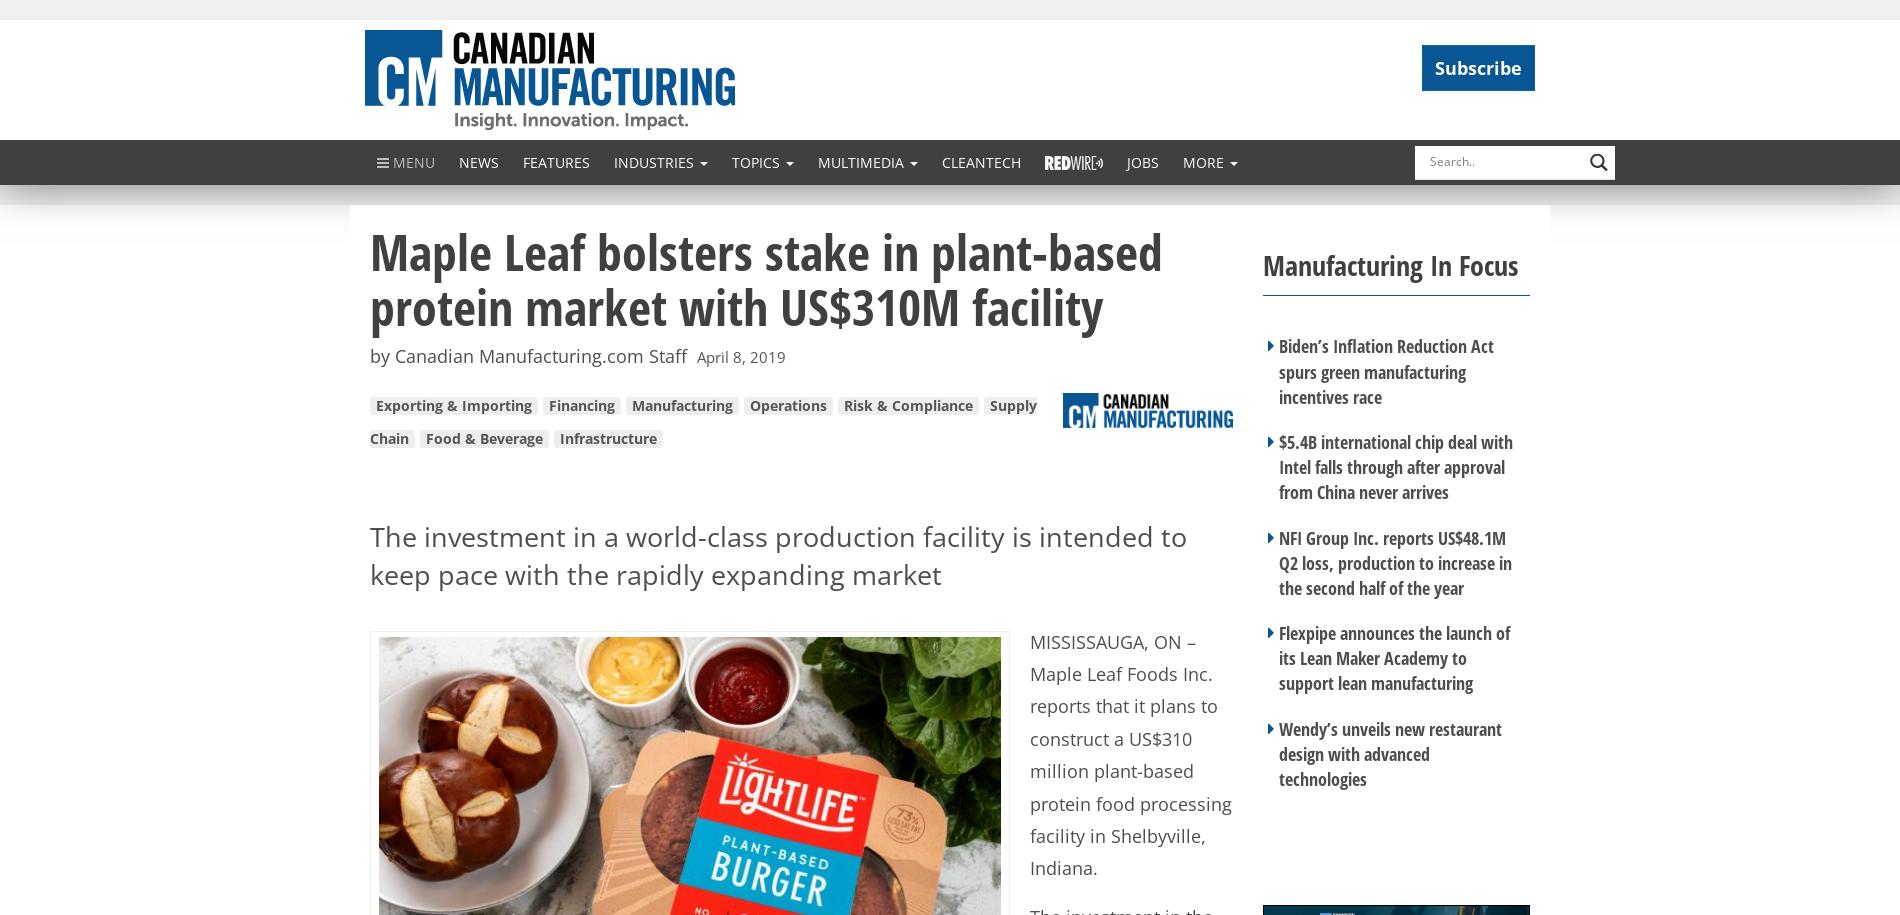 The height and width of the screenshot is (915, 1900). Describe the element at coordinates (861, 160) in the screenshot. I see `'Multimedia'` at that location.